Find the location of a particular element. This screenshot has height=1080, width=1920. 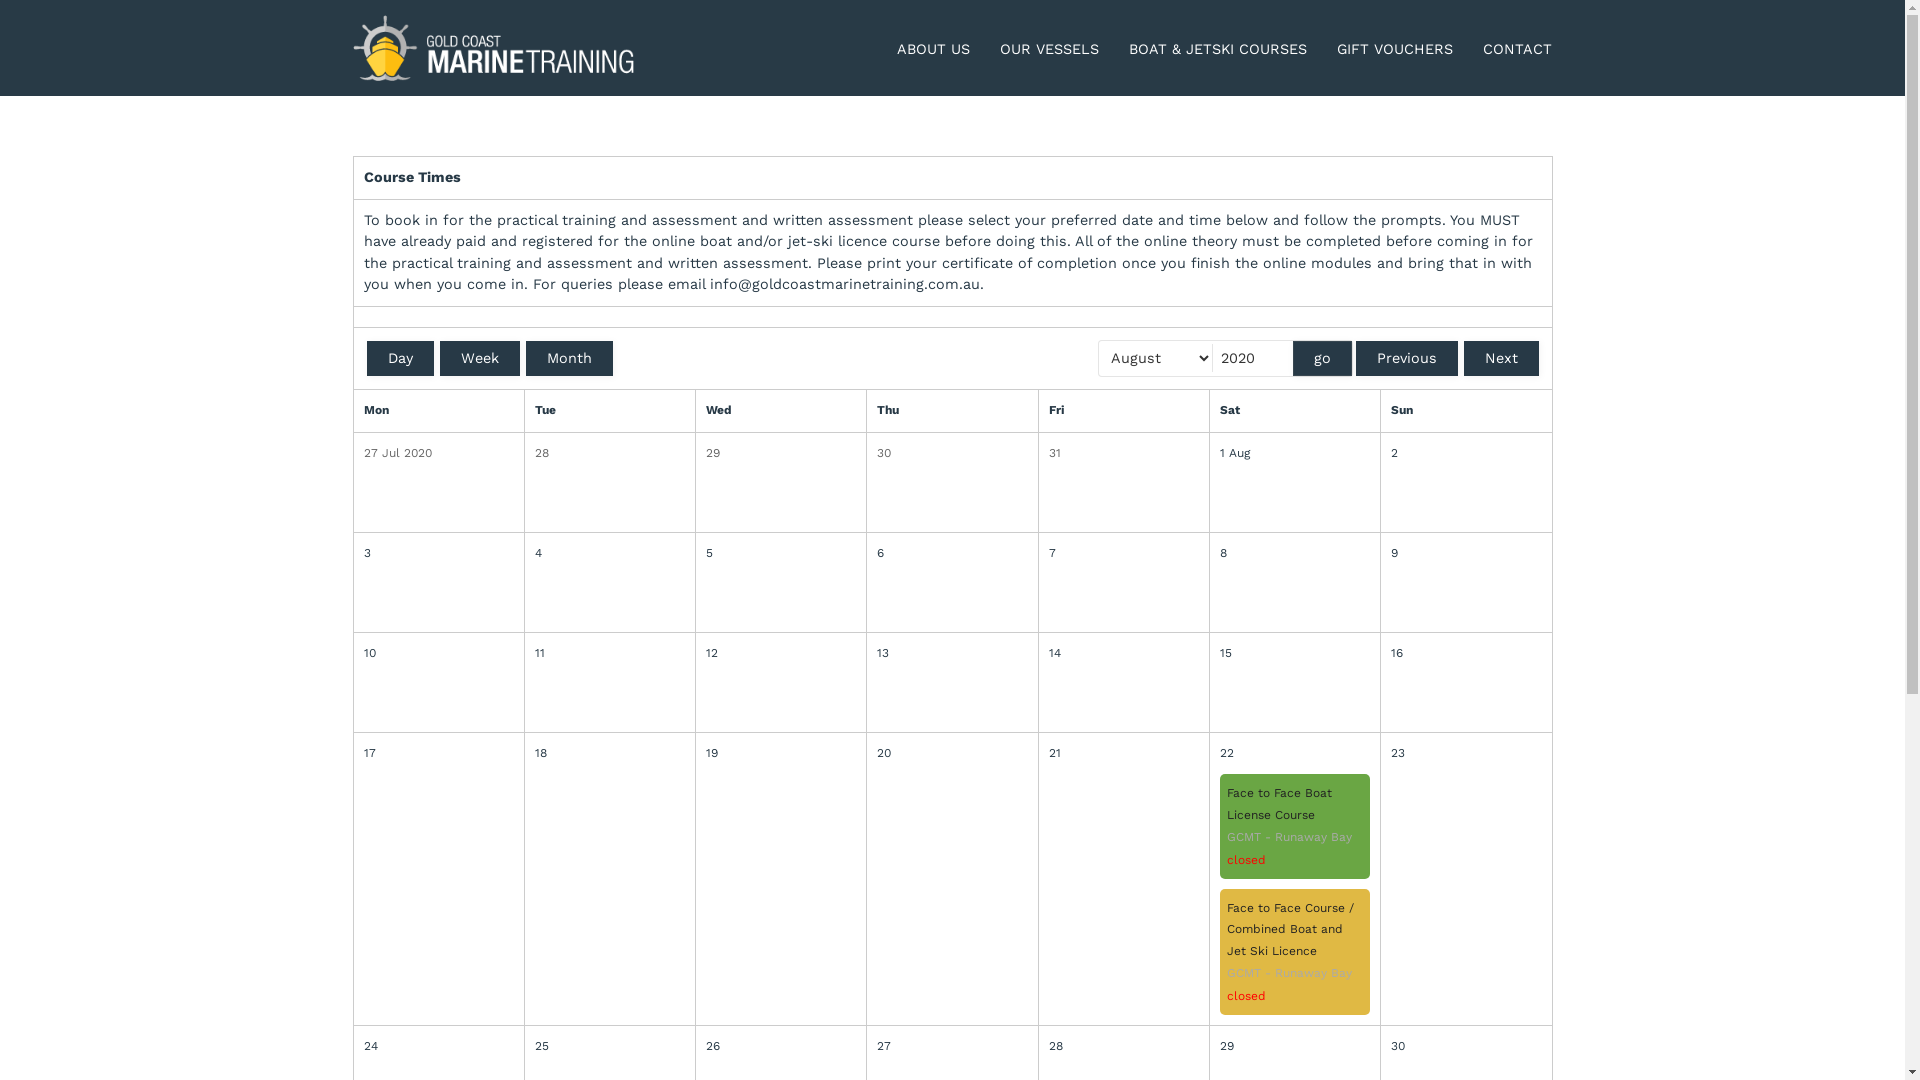

'16' is located at coordinates (1465, 654).